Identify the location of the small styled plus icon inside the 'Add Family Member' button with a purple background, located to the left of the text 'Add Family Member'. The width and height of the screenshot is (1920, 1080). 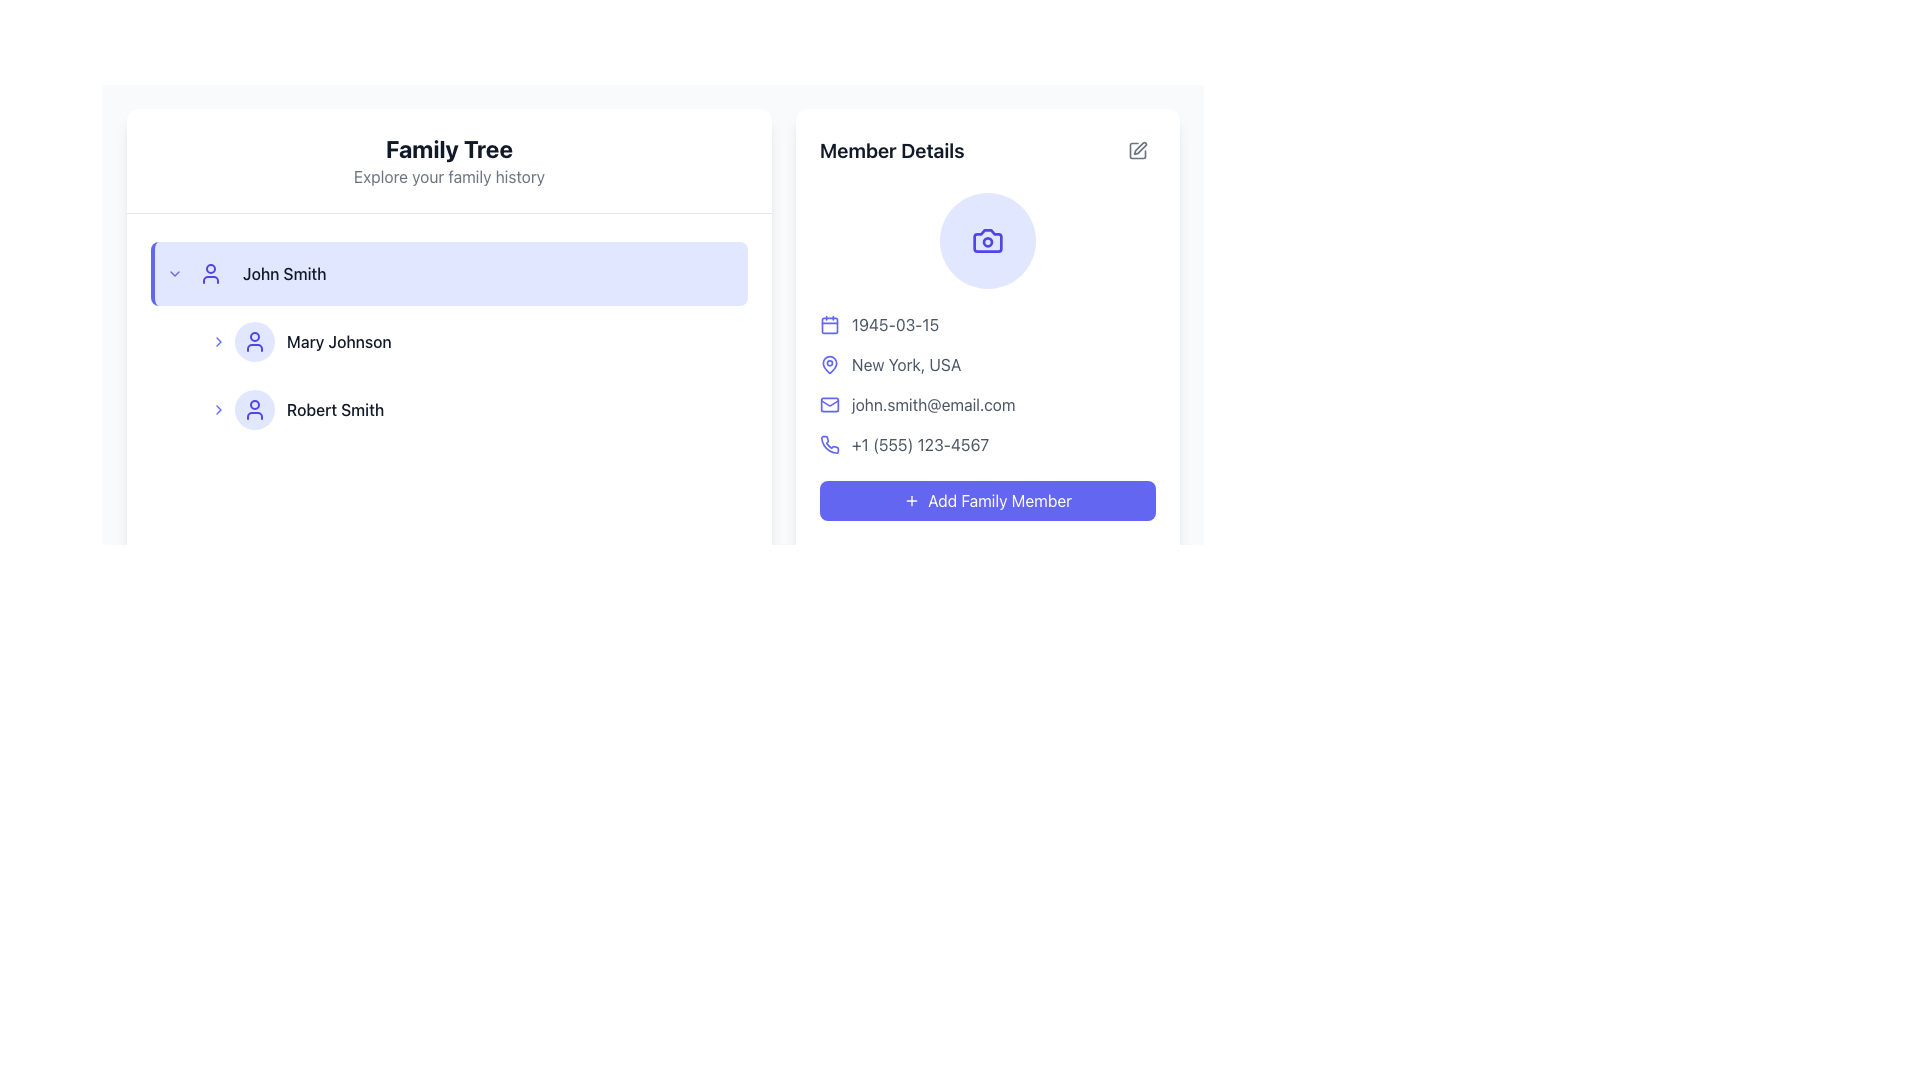
(911, 500).